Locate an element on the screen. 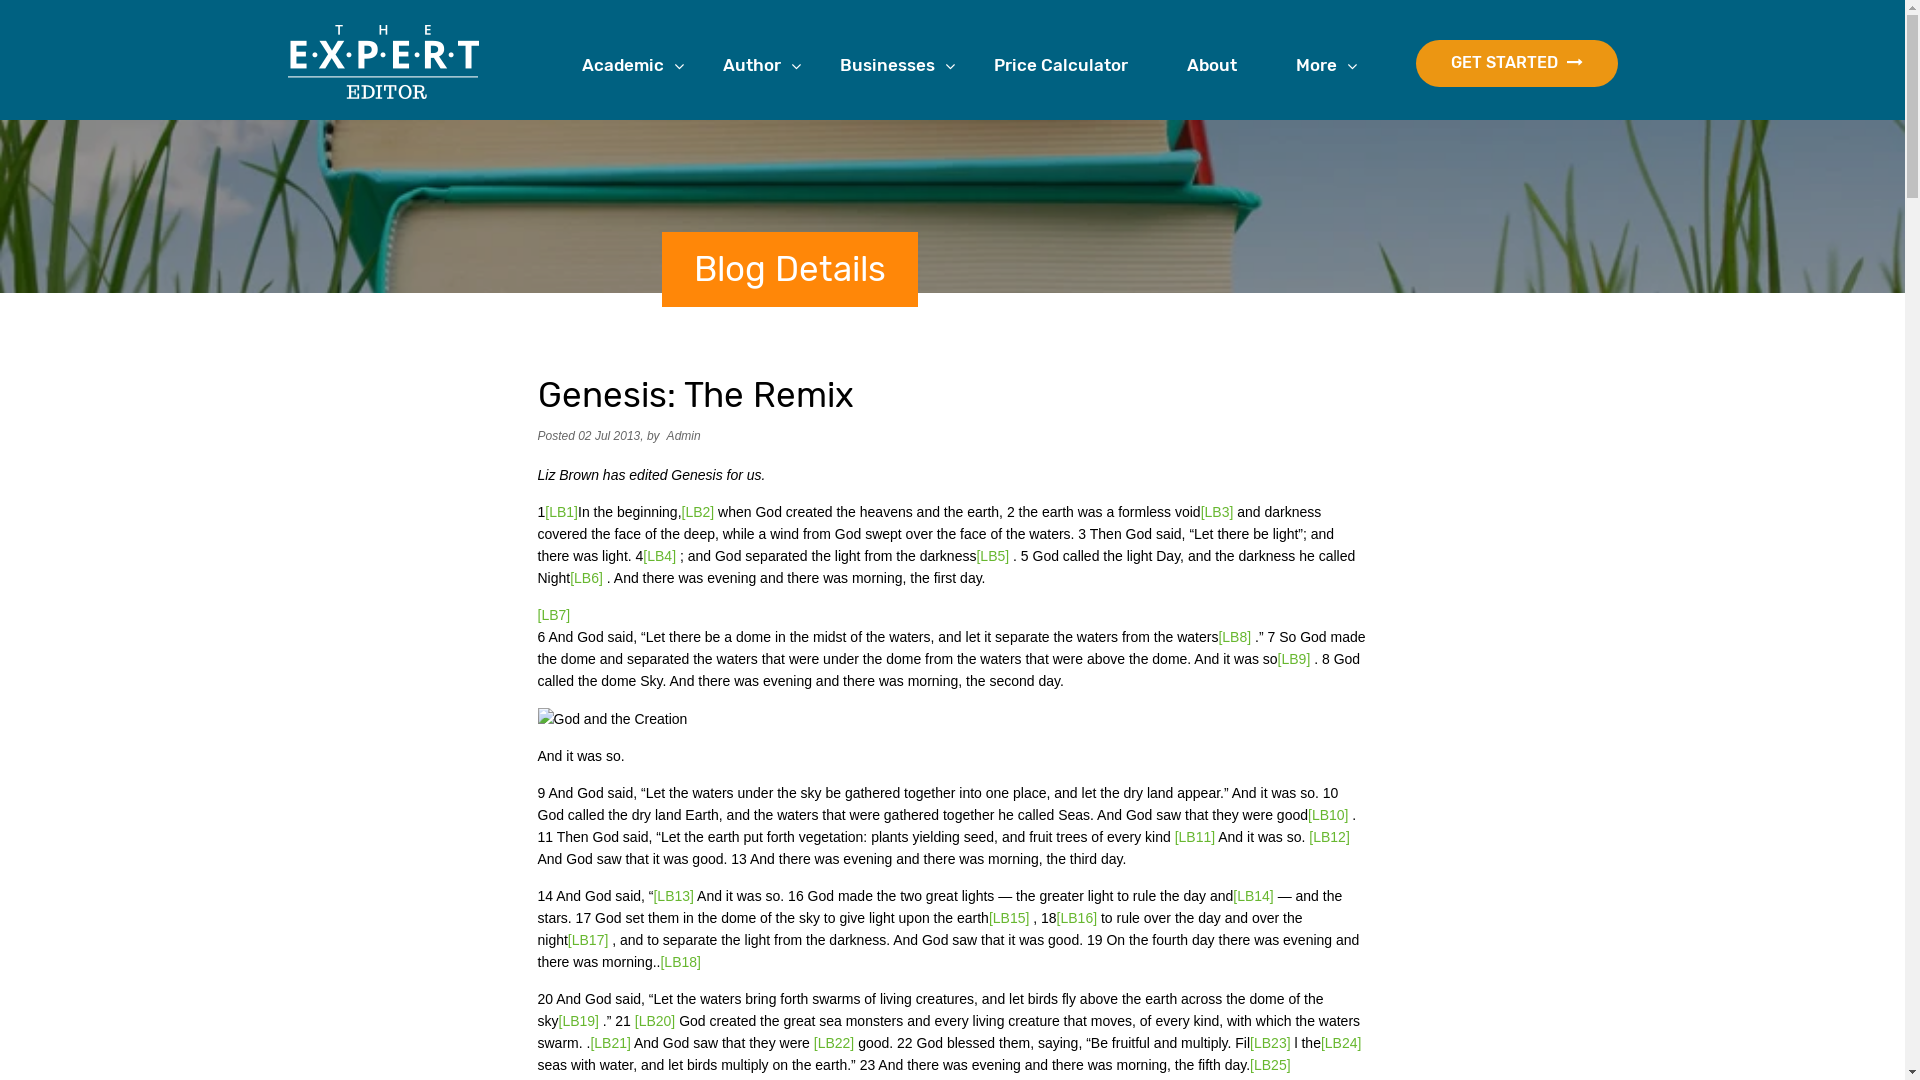  '[LB18]' is located at coordinates (660, 960).